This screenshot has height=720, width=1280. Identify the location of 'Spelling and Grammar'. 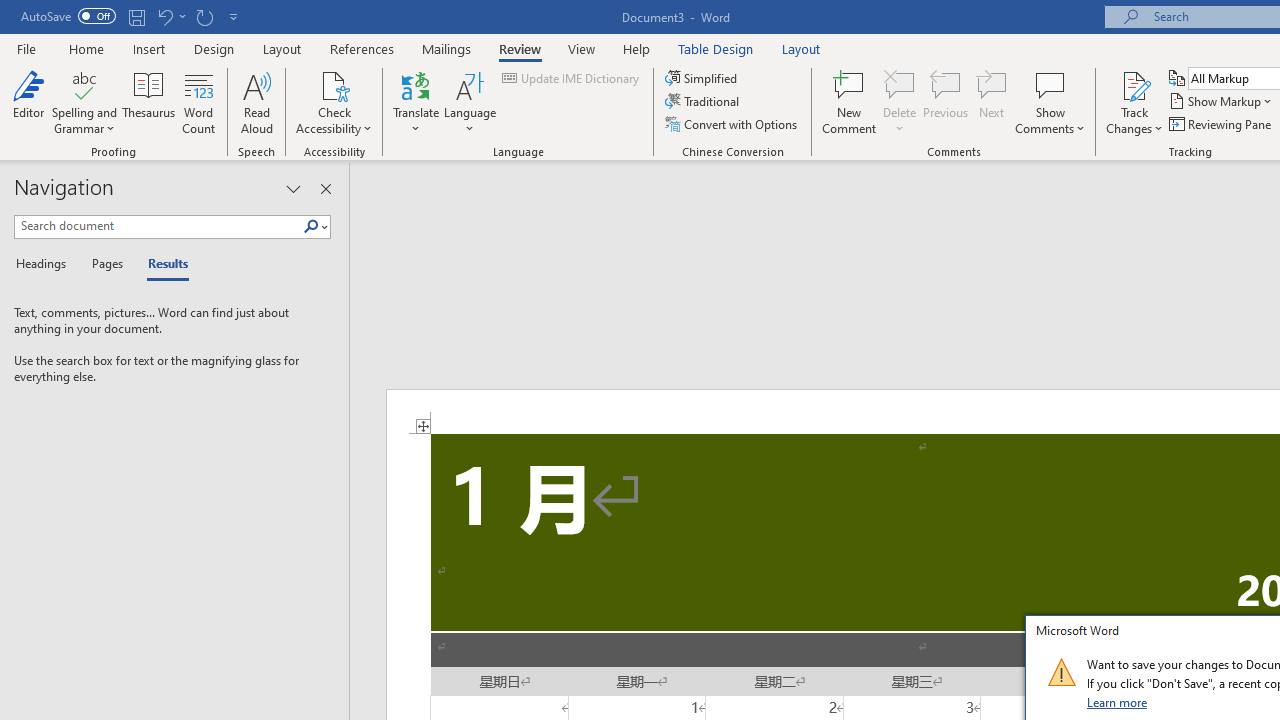
(84, 103).